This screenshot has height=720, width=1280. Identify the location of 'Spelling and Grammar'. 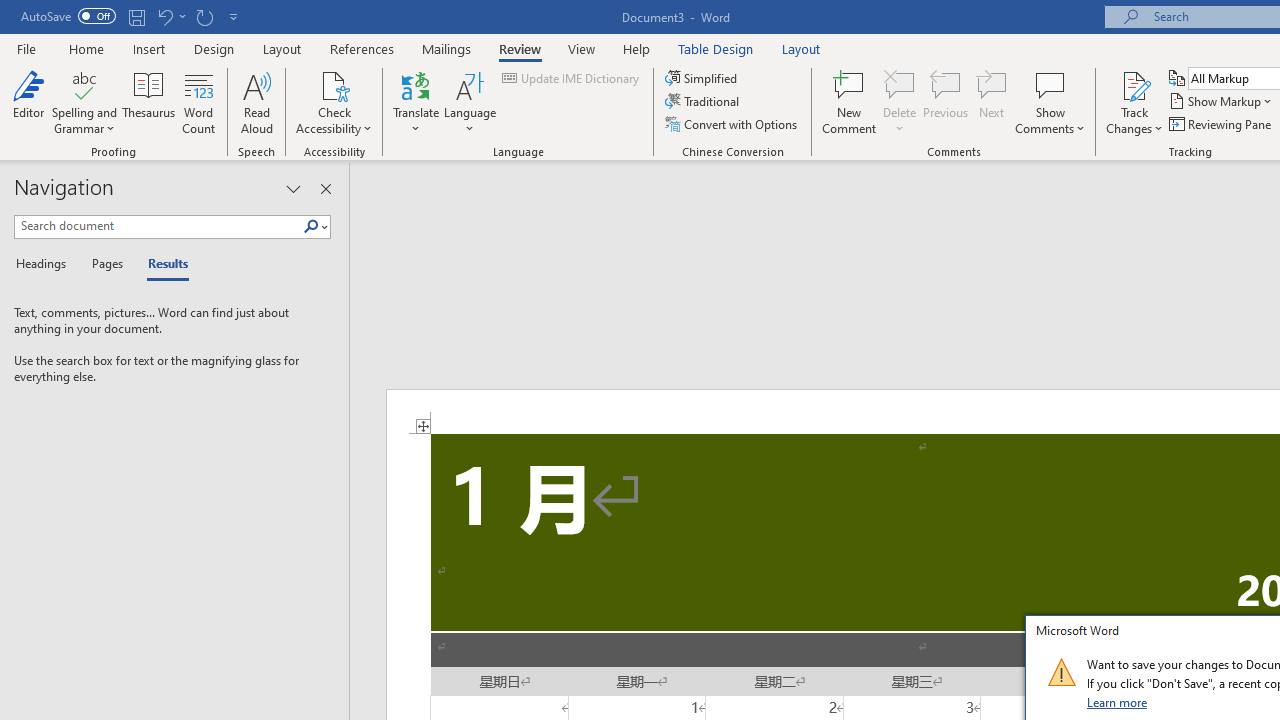
(84, 103).